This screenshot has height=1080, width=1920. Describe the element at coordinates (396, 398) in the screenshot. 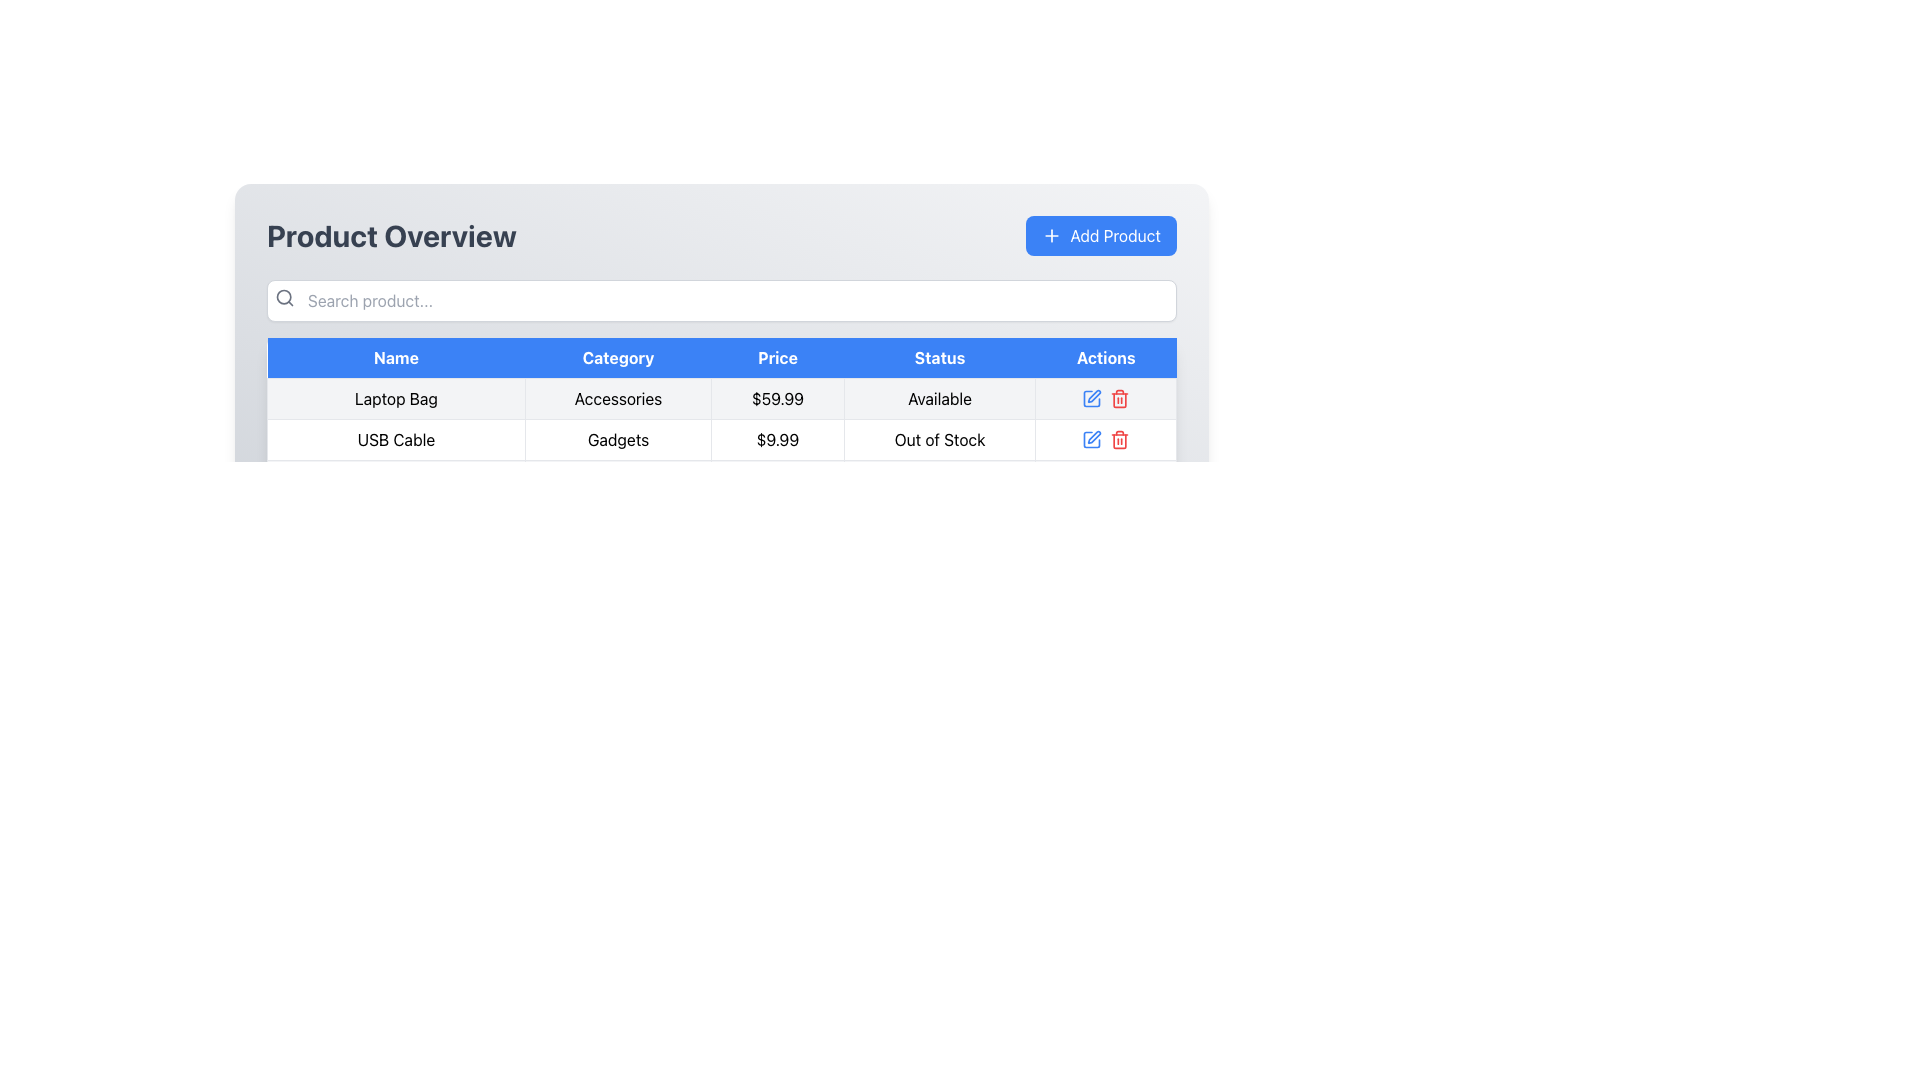

I see `information displayed on the text label representing the product name 'Laptop Bag' in the table under the 'Name' column` at that location.